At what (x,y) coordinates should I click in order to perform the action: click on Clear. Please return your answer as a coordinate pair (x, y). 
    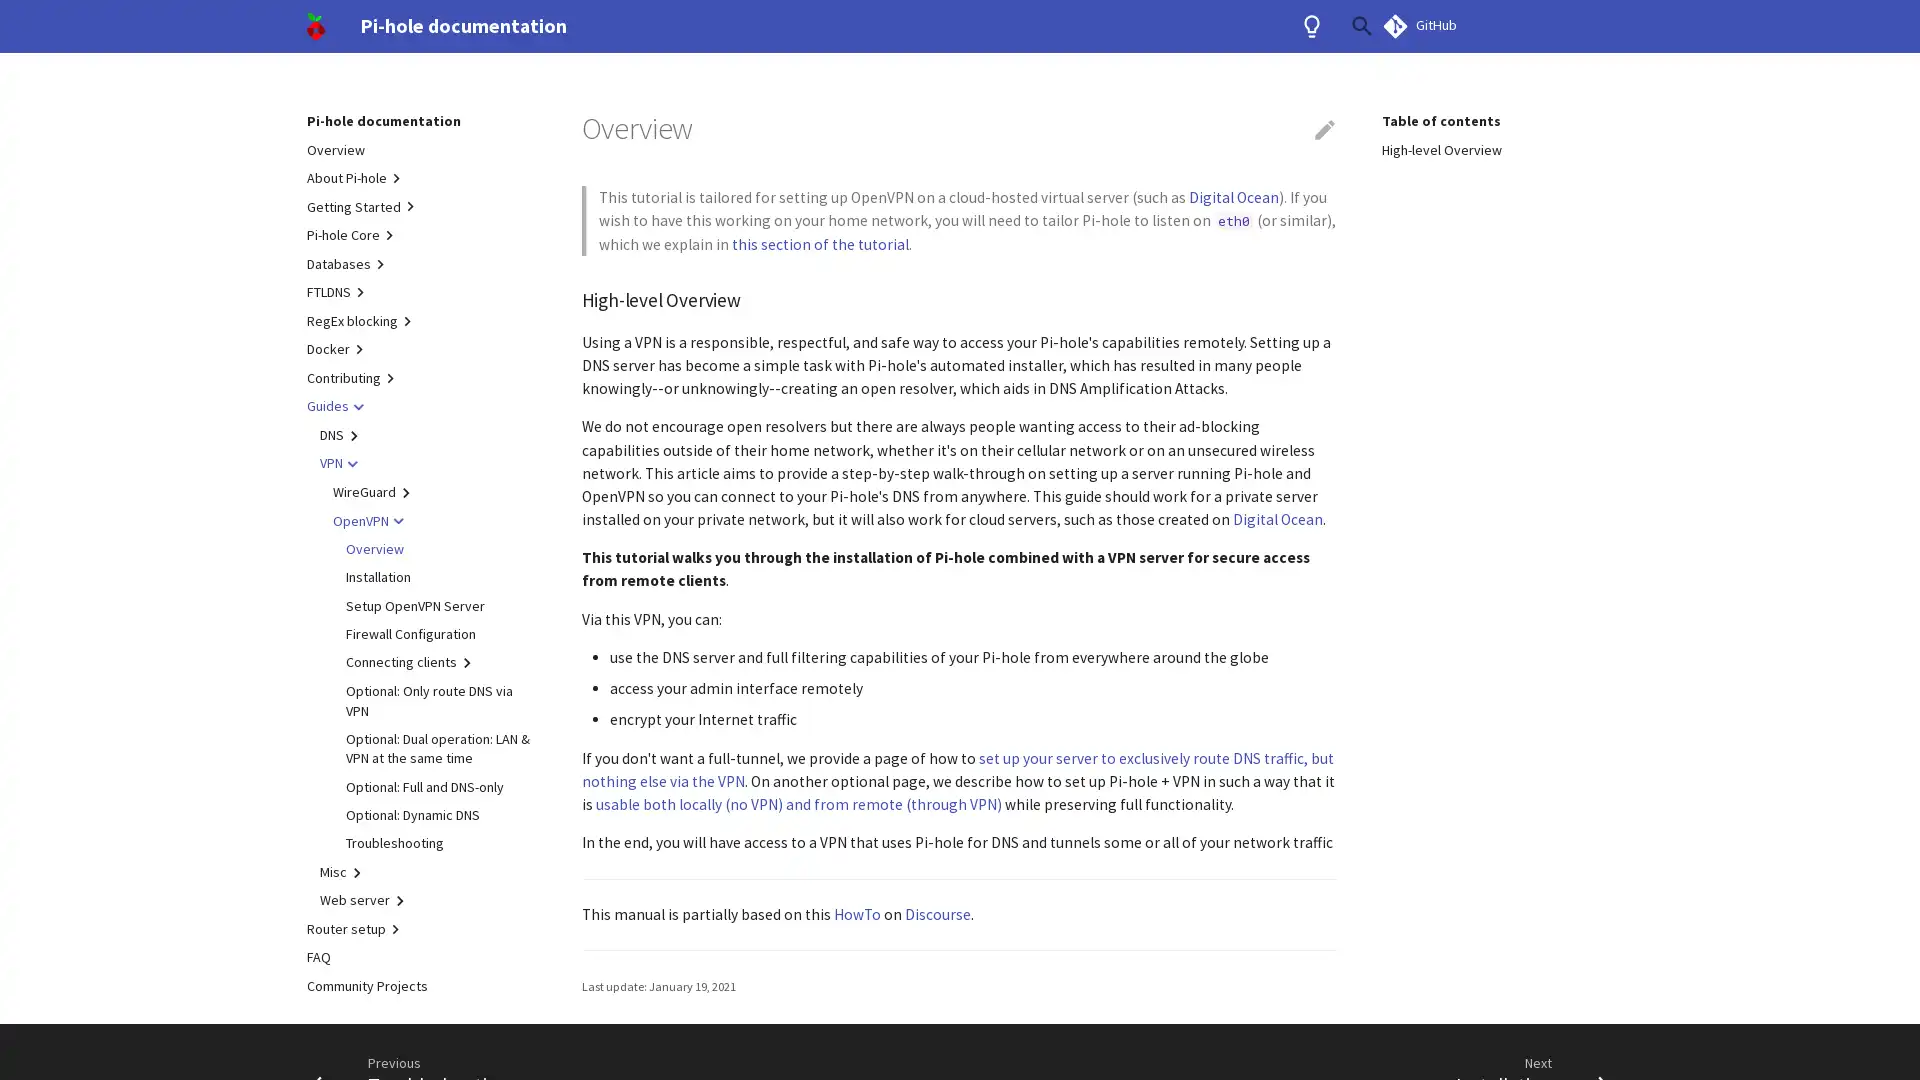
    Looking at the image, I should click on (1314, 26).